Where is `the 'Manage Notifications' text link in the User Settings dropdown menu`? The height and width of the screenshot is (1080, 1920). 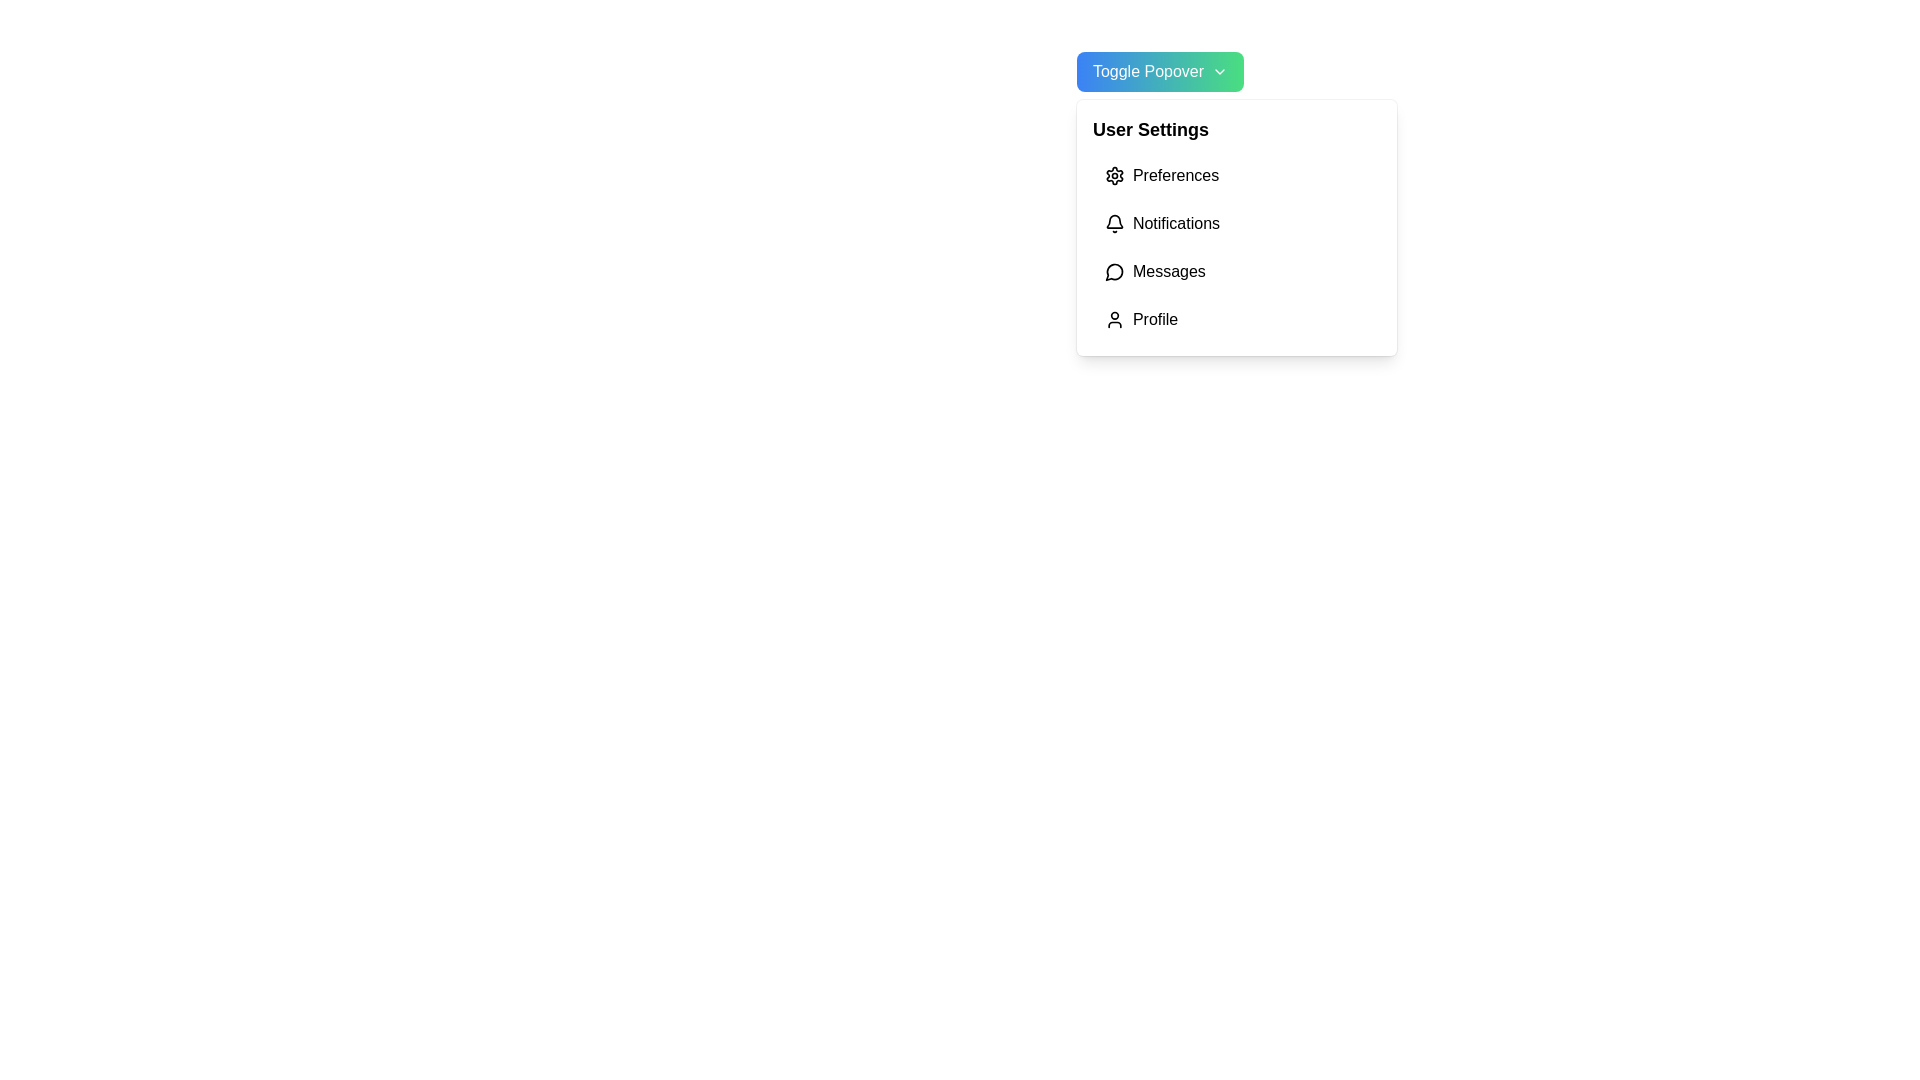 the 'Manage Notifications' text link in the User Settings dropdown menu is located at coordinates (1176, 223).